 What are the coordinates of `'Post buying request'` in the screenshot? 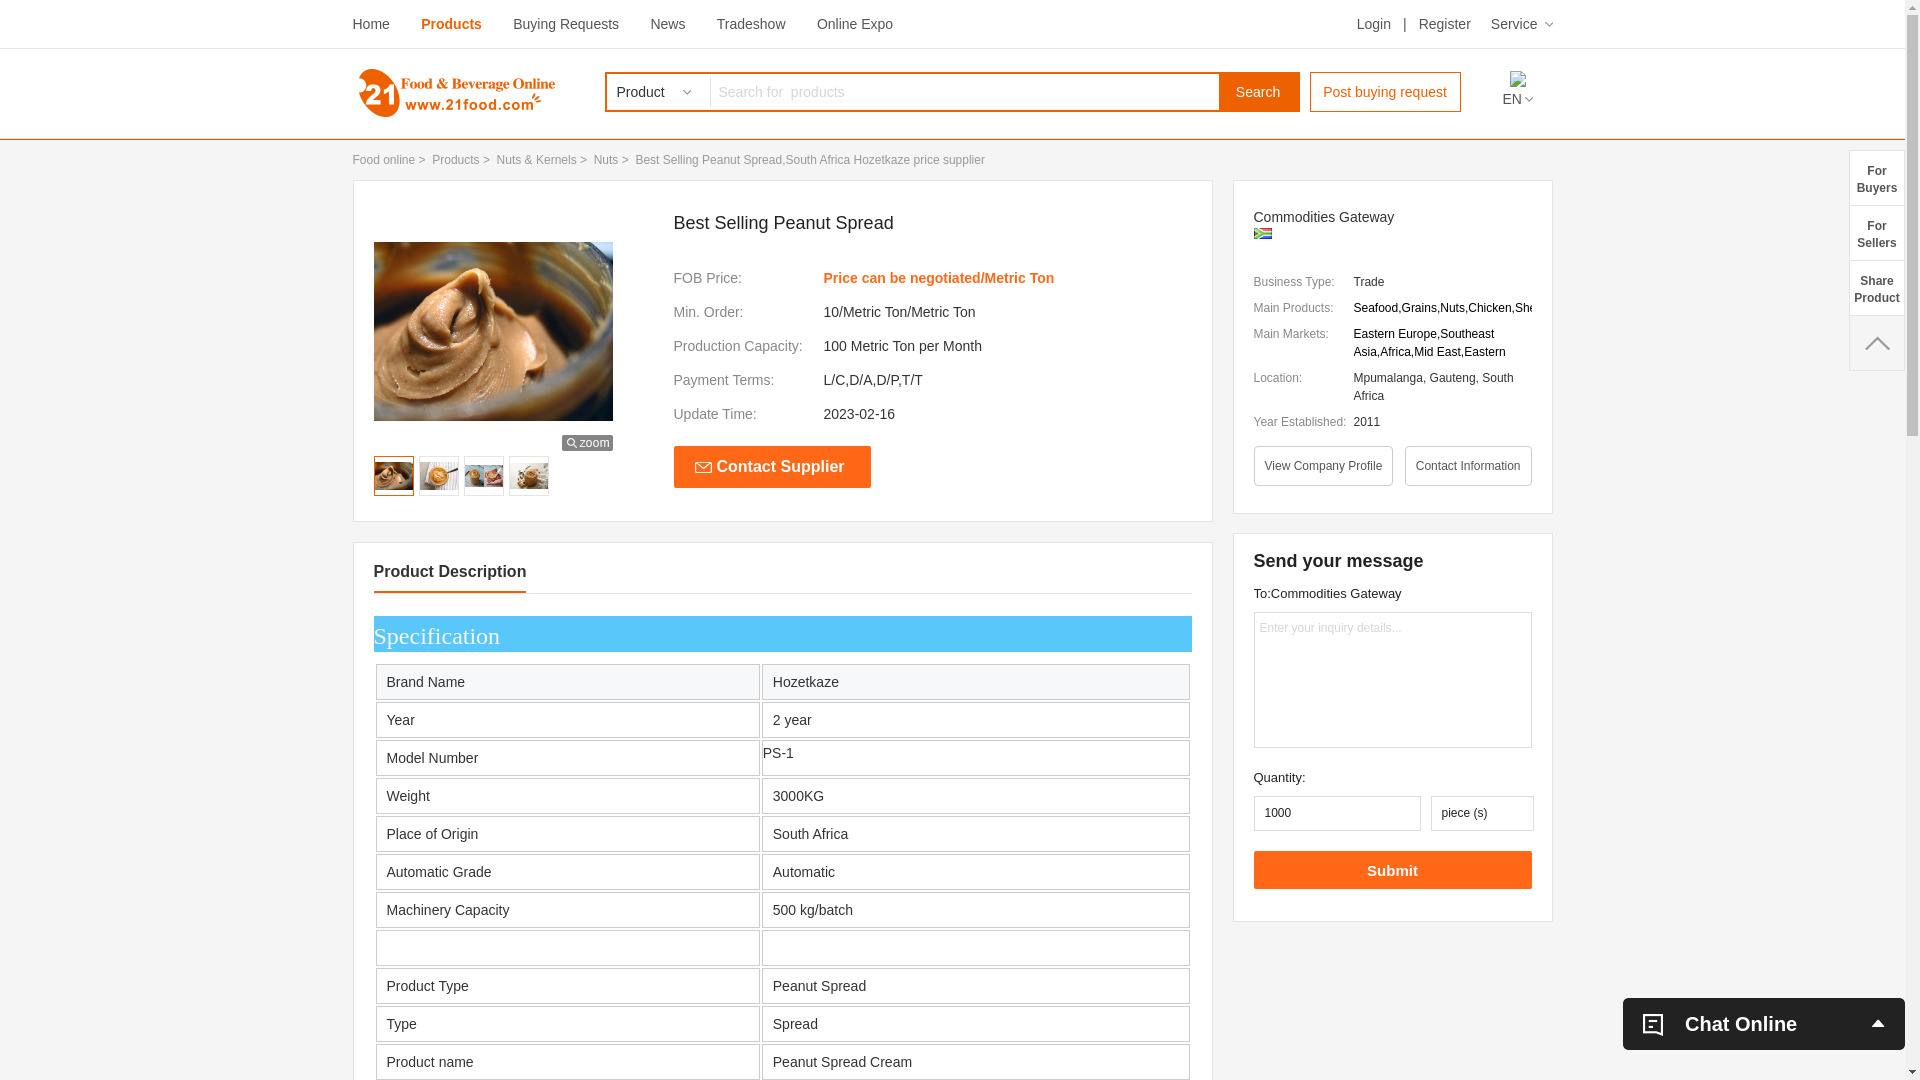 It's located at (1384, 92).